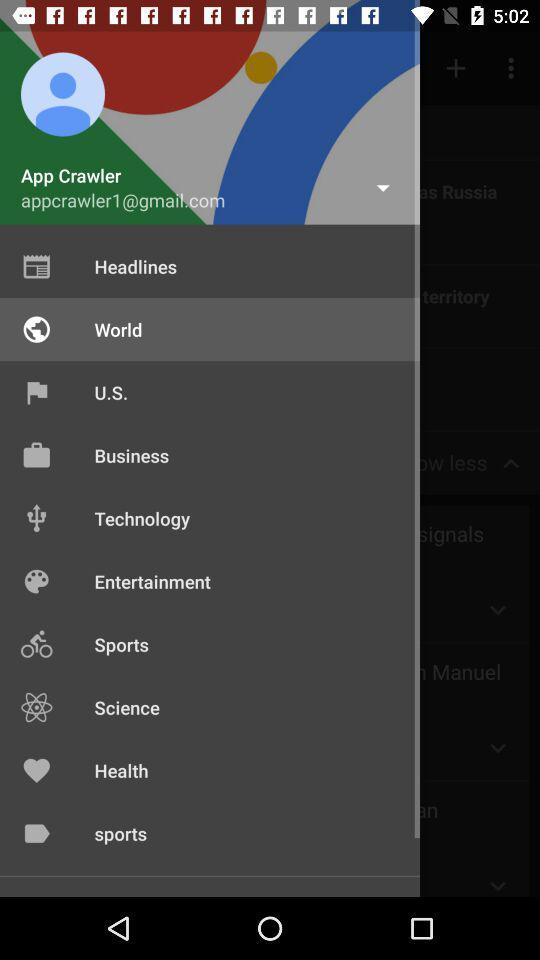 Image resolution: width=540 pixels, height=960 pixels. I want to click on the expand_more icon, so click(496, 609).